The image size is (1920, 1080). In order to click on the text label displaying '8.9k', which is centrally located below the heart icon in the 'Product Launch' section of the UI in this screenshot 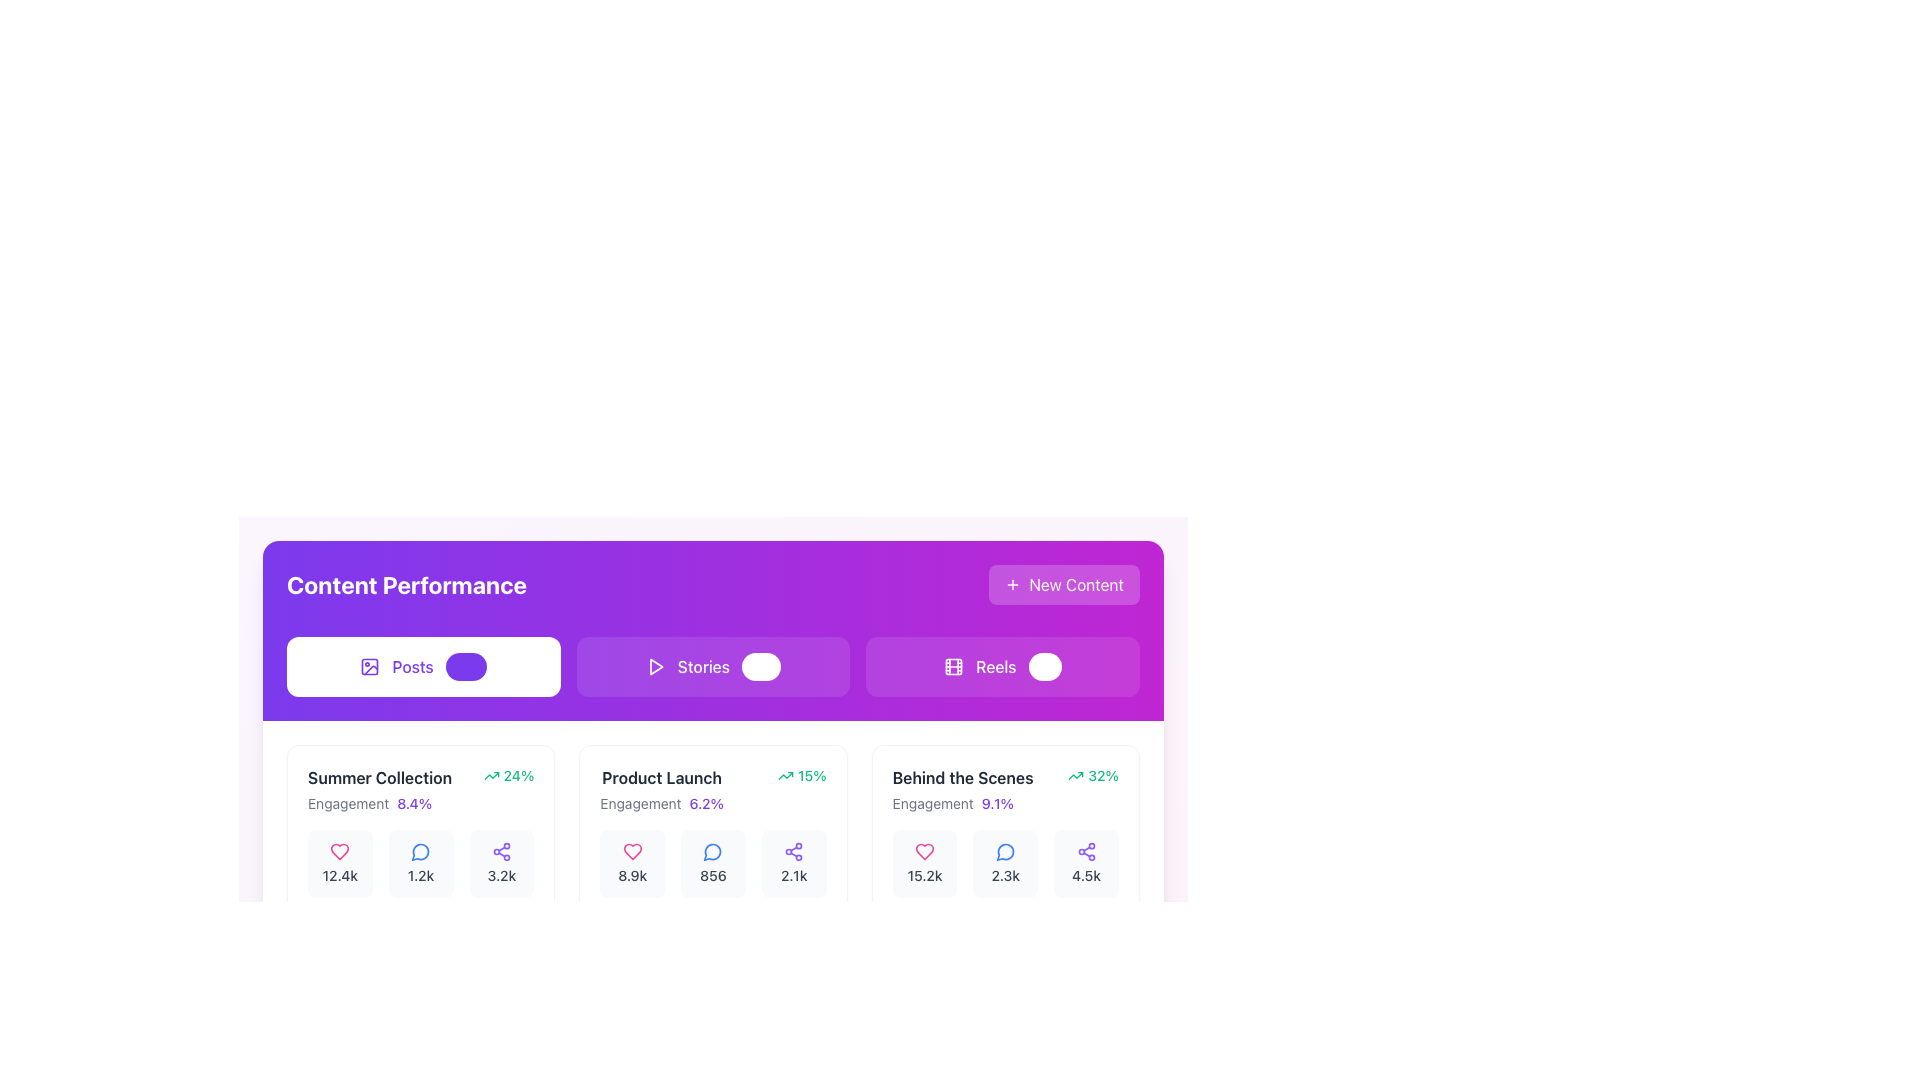, I will do `click(631, 874)`.